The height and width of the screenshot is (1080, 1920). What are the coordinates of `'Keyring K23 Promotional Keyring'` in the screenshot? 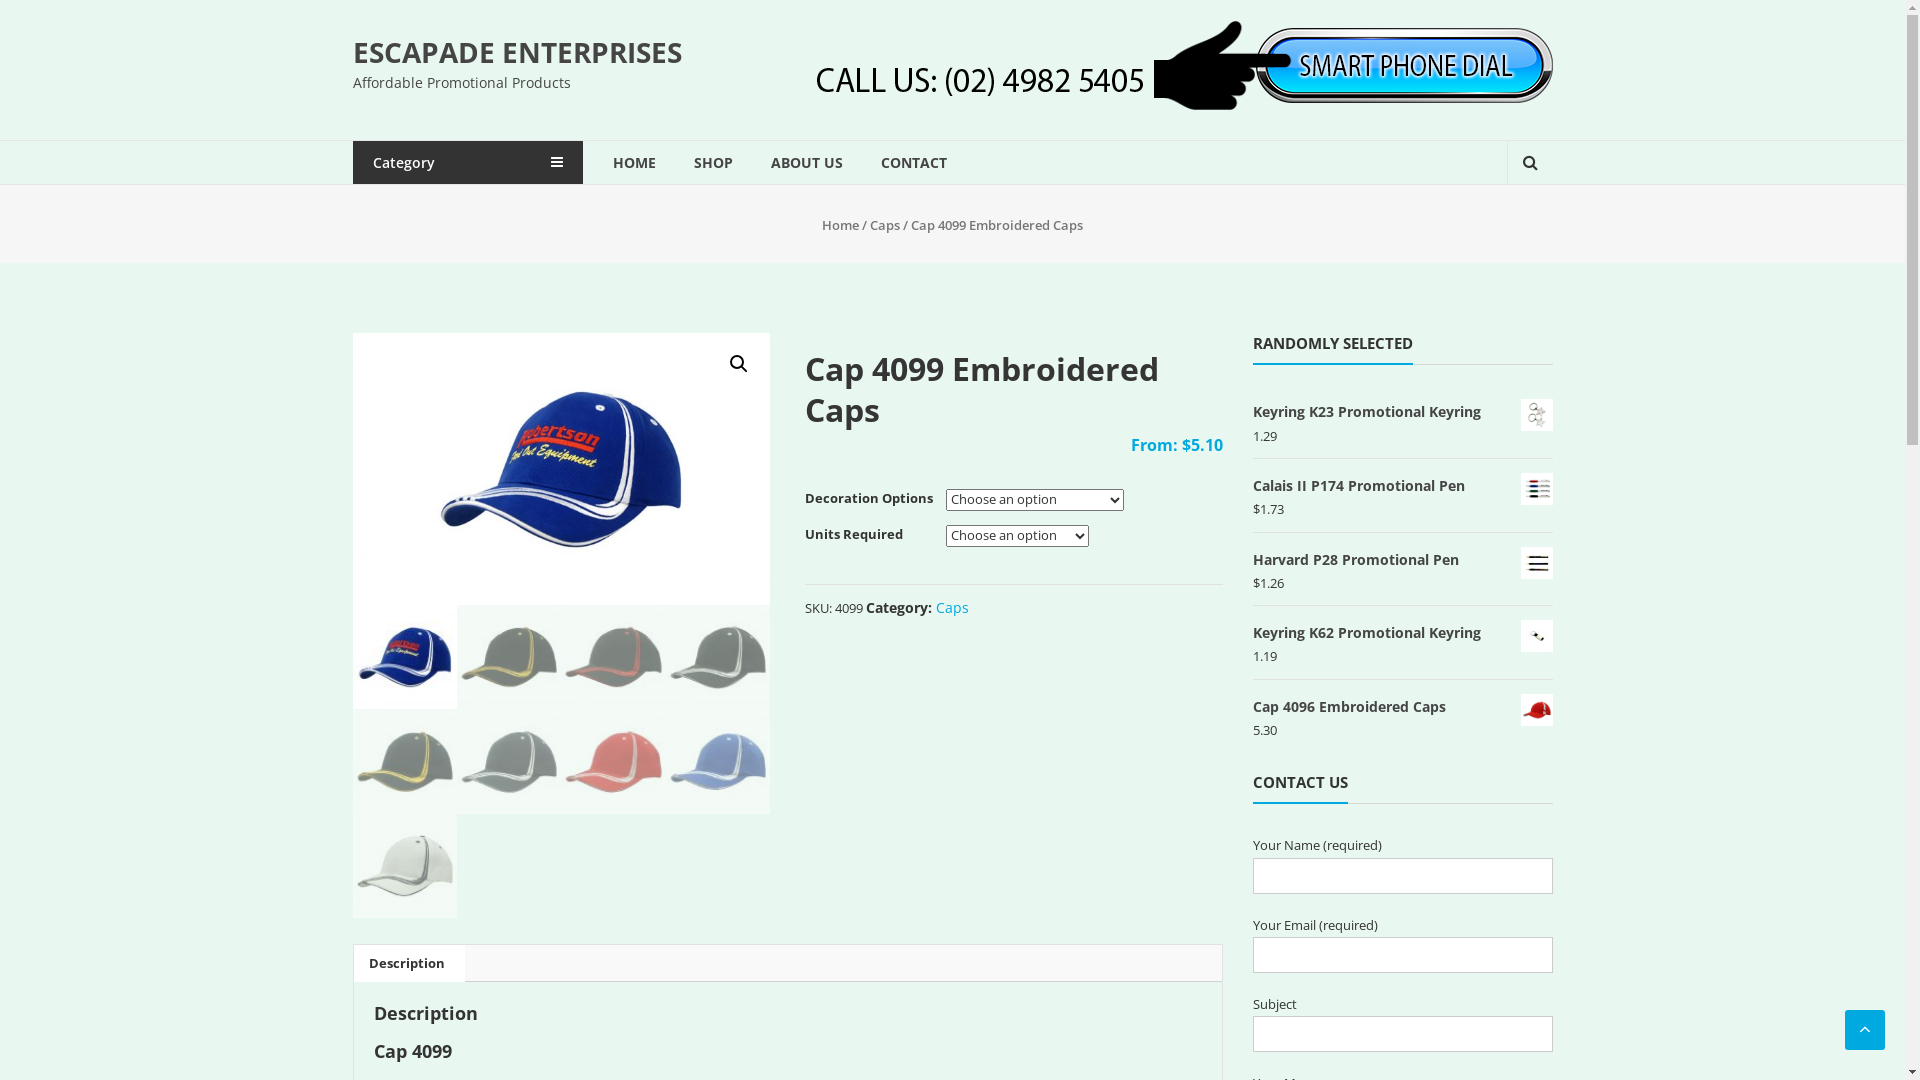 It's located at (1400, 410).